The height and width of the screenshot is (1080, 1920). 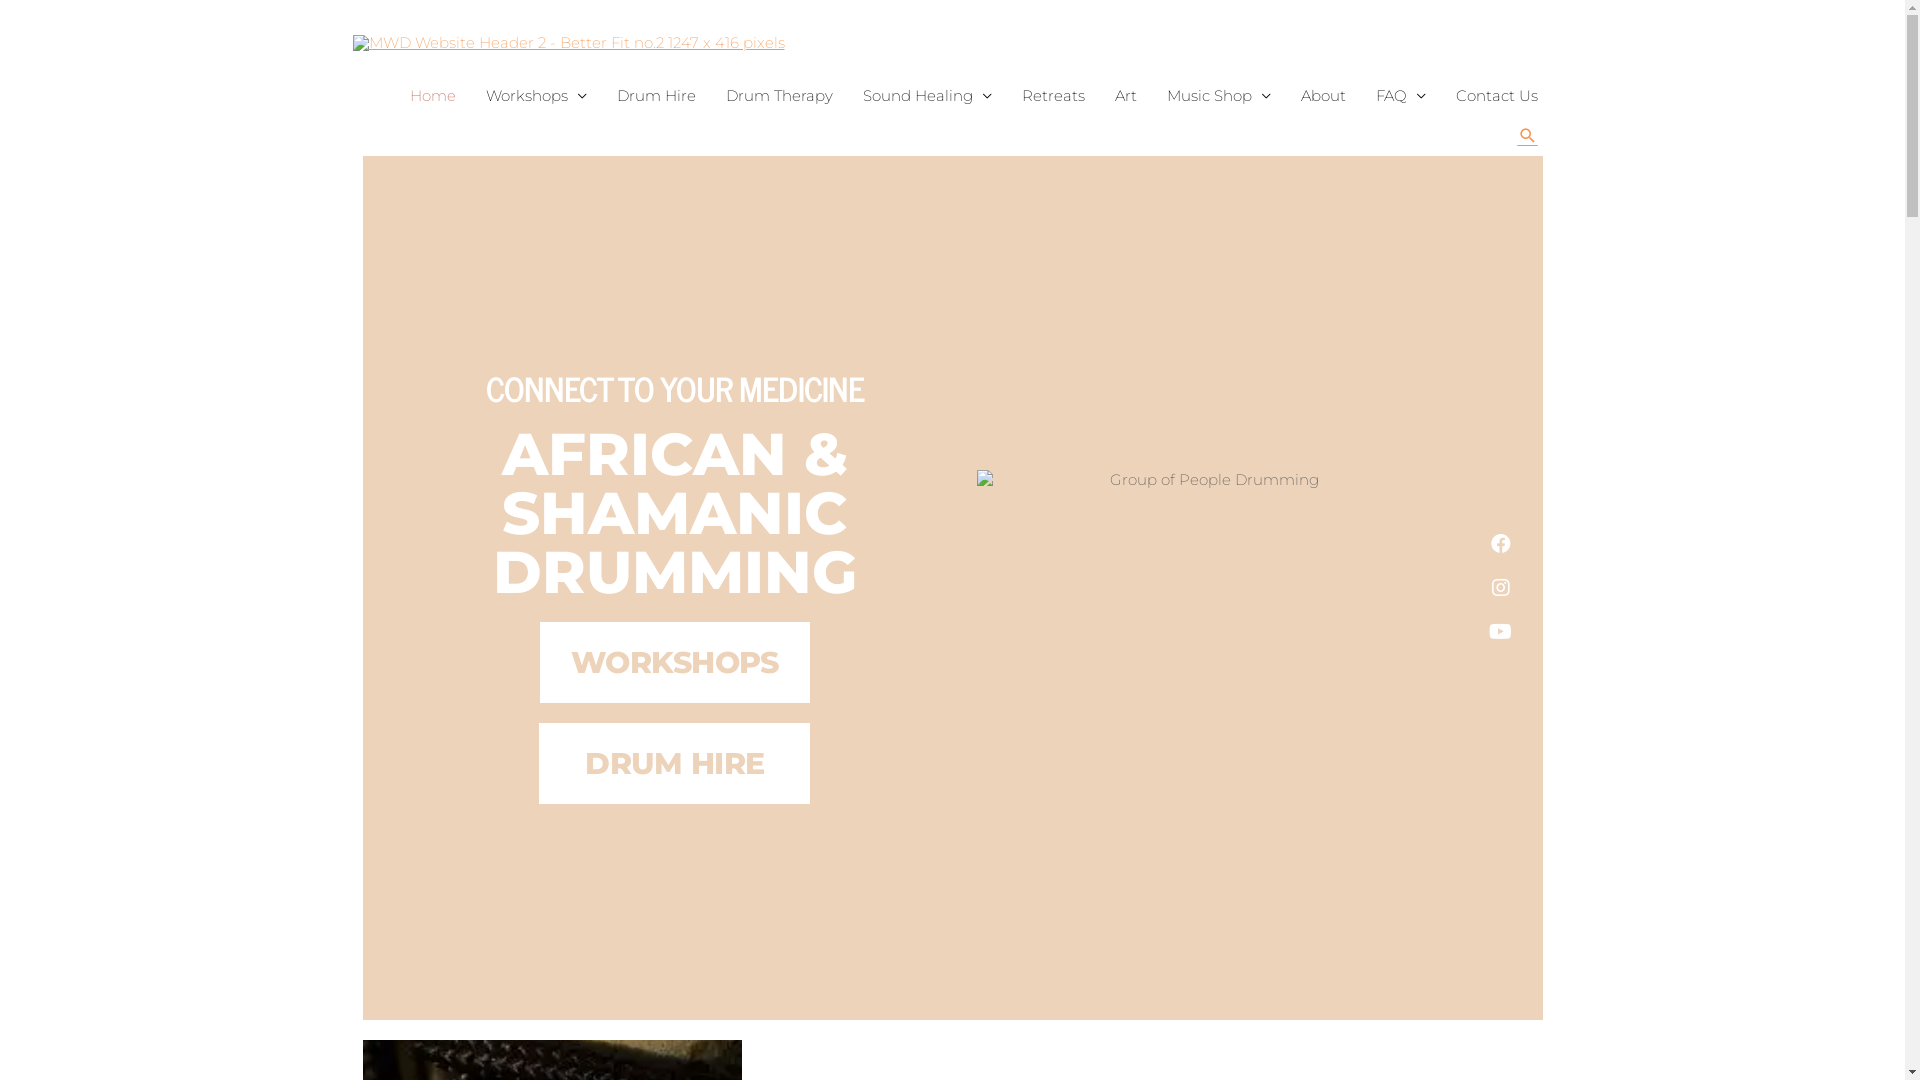 What do you see at coordinates (539, 662) in the screenshot?
I see `'WORKSHOPS'` at bounding box center [539, 662].